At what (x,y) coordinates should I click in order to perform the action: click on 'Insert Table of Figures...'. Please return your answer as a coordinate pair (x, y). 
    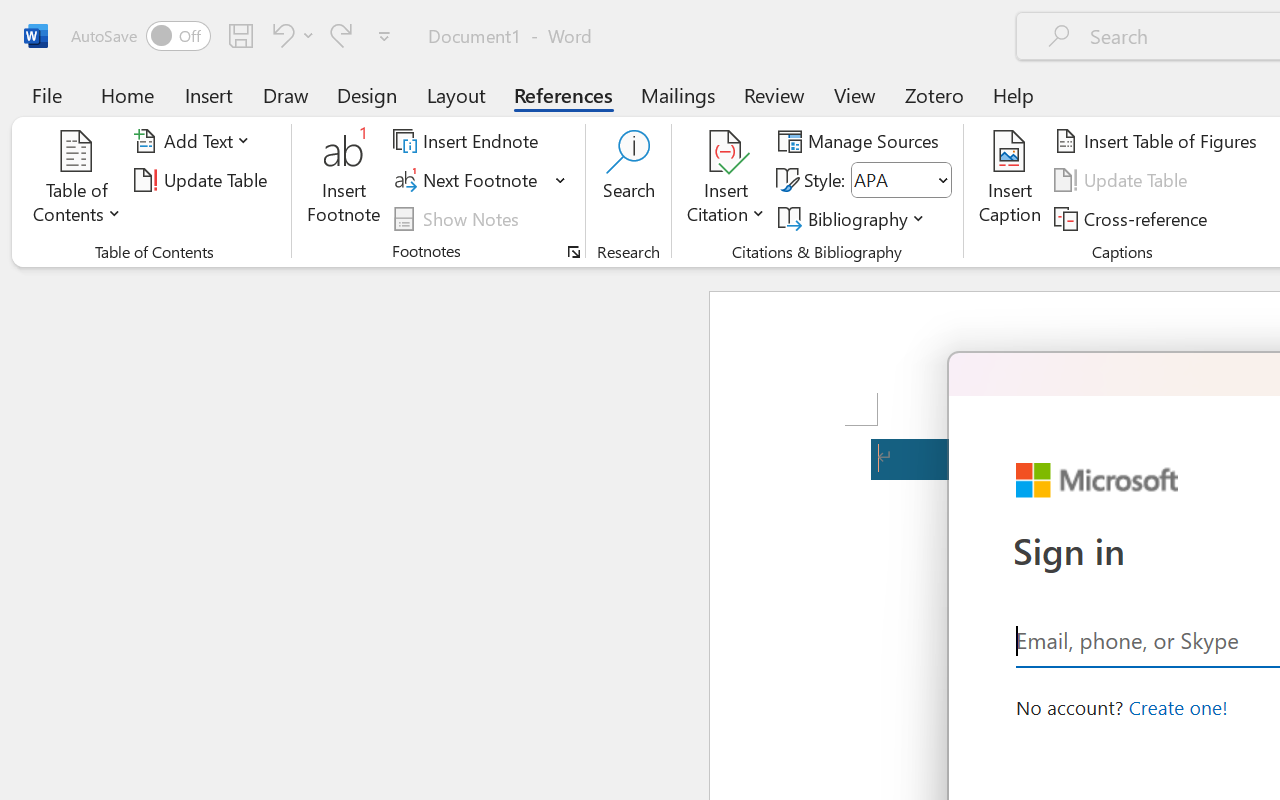
    Looking at the image, I should click on (1159, 141).